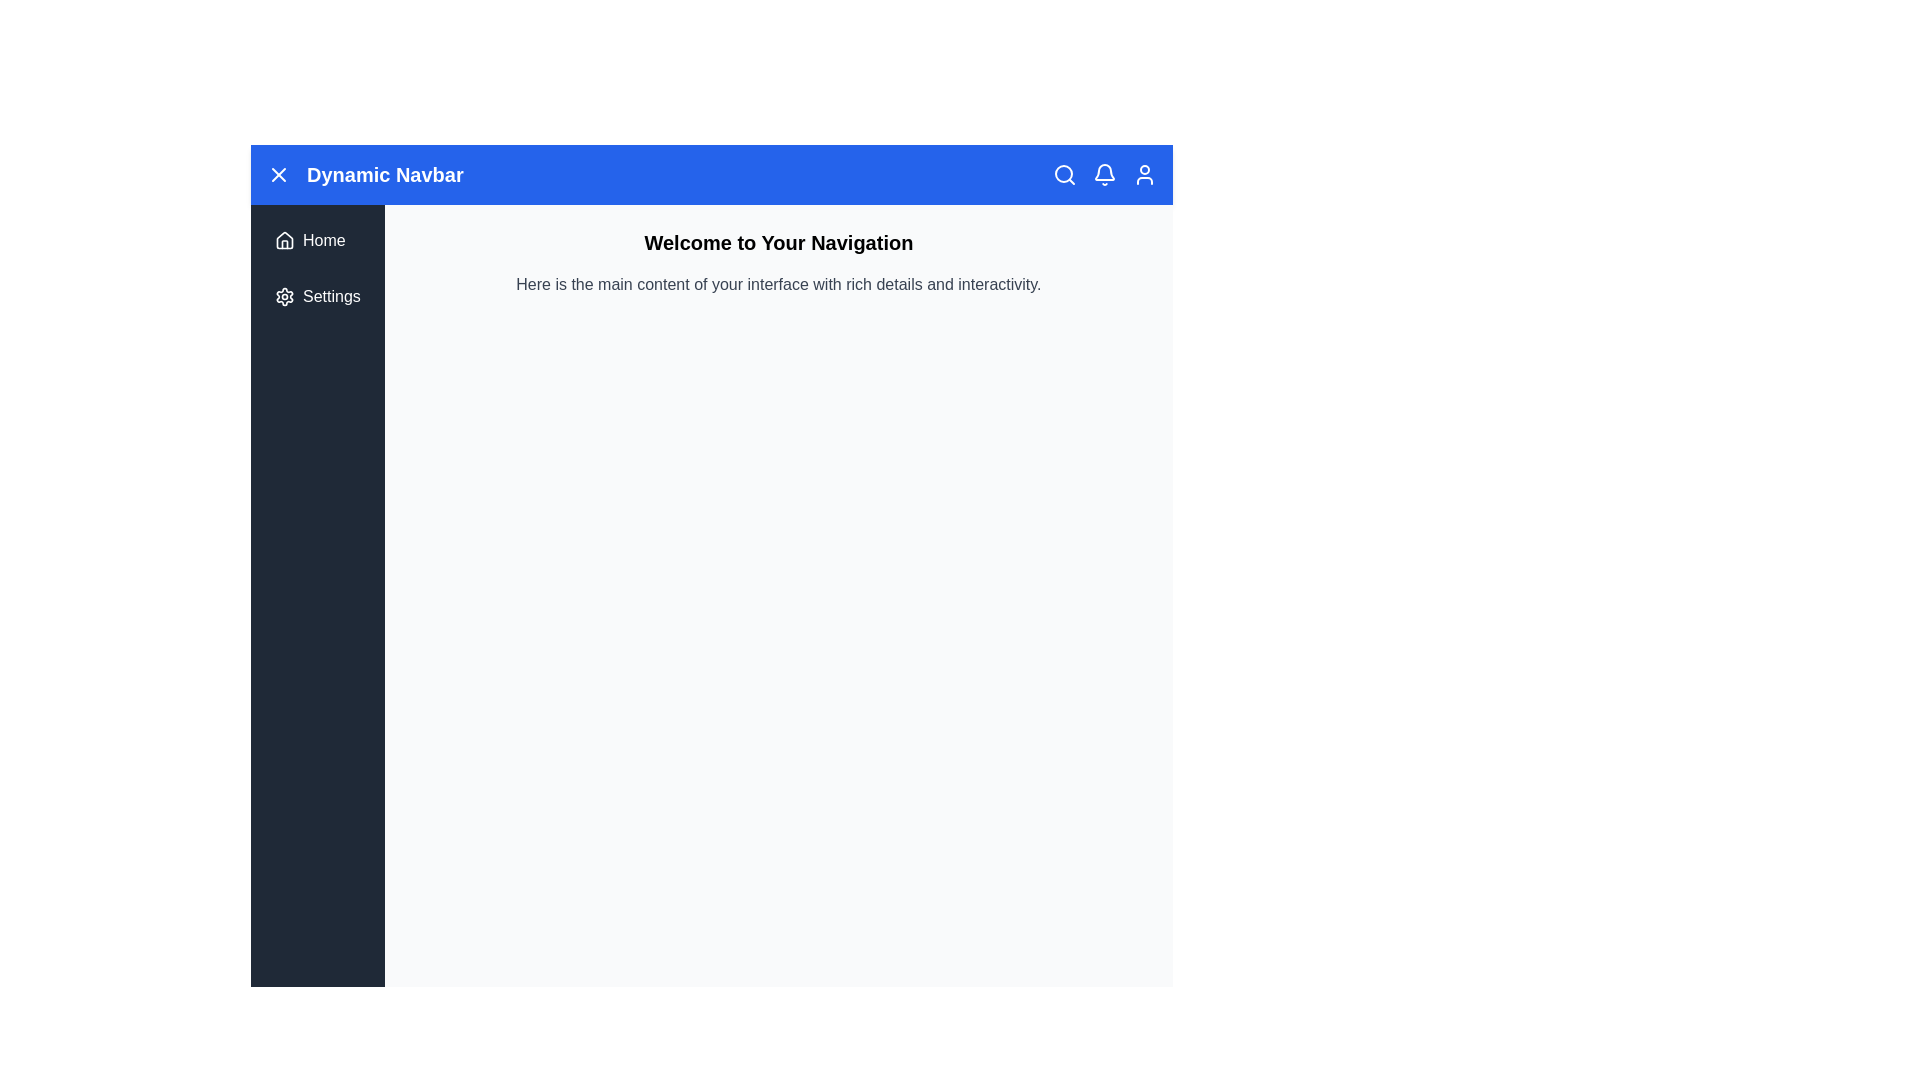 The width and height of the screenshot is (1920, 1080). What do you see at coordinates (777, 285) in the screenshot?
I see `the descriptive text element located below the heading 'Welcome to Your Navigation', which spans horizontally across the center of the content area` at bounding box center [777, 285].